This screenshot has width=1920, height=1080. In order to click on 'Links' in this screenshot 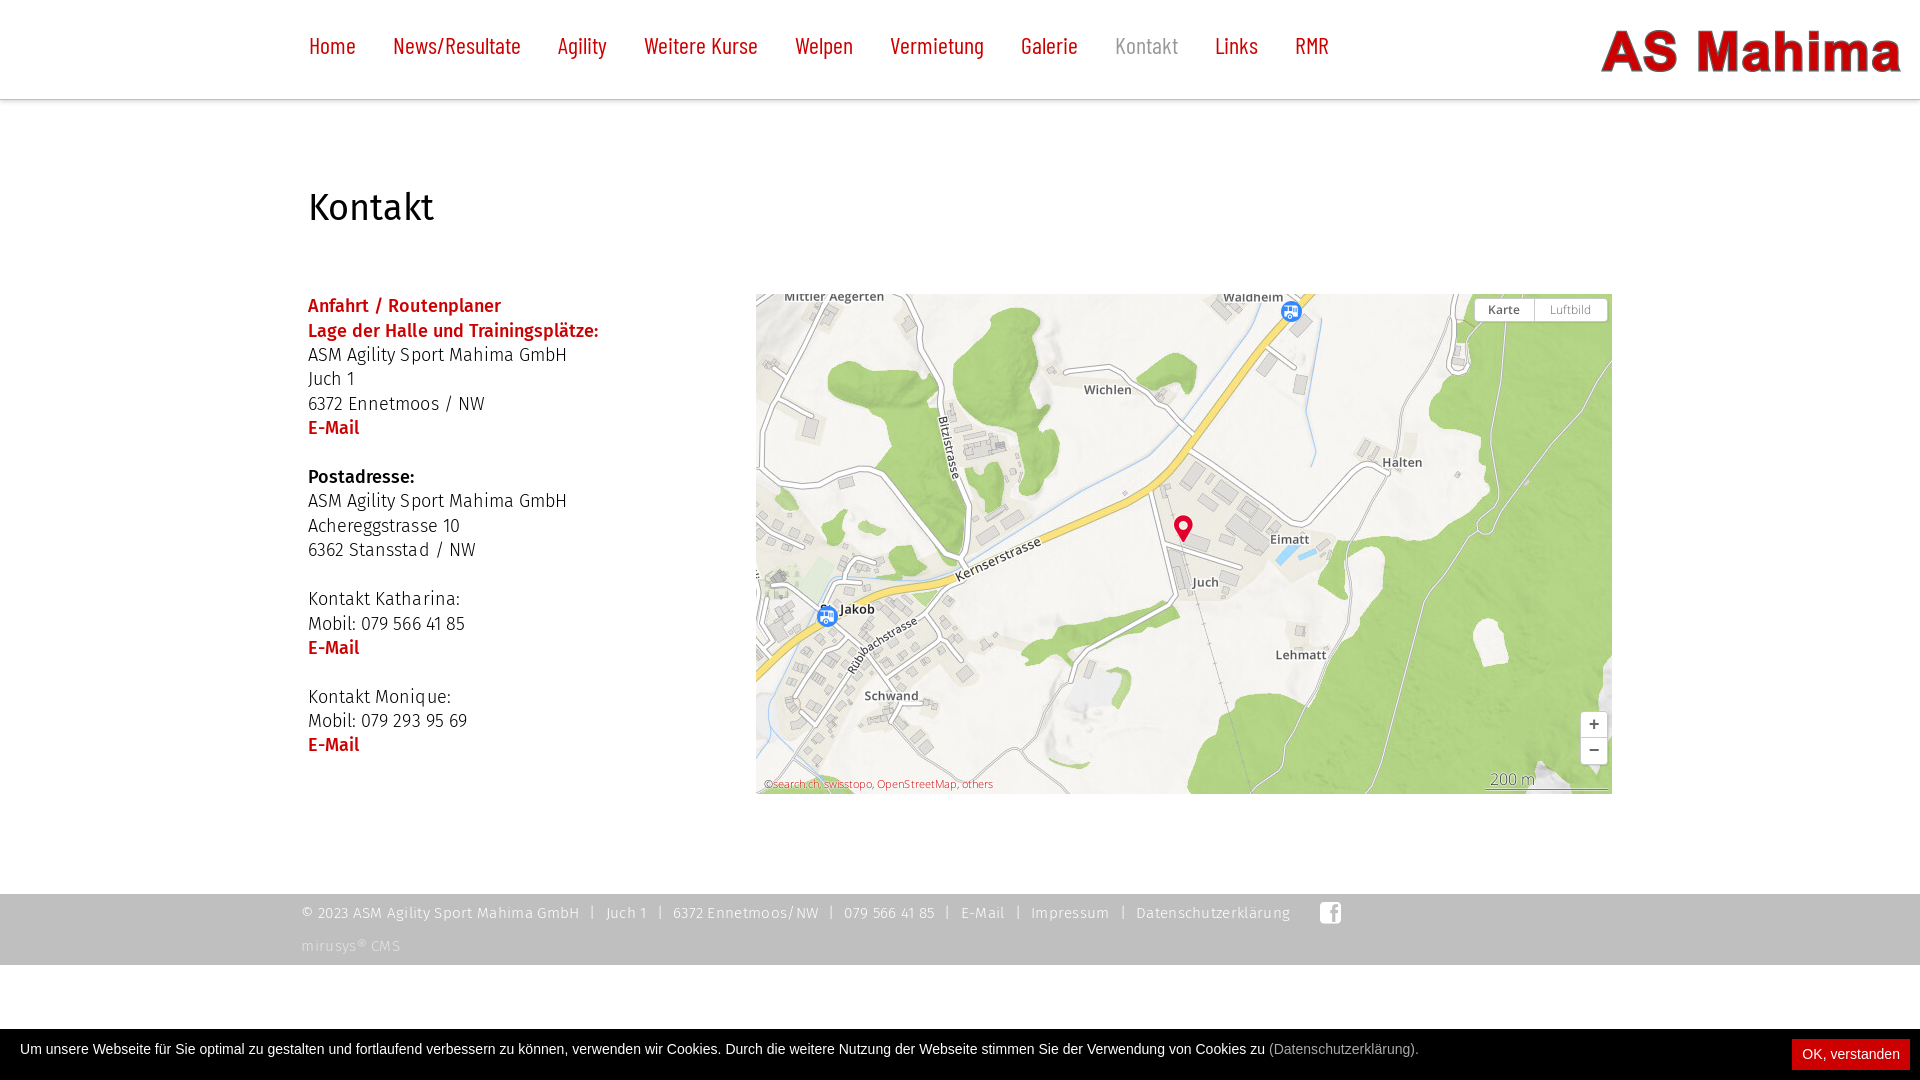, I will do `click(1213, 49)`.